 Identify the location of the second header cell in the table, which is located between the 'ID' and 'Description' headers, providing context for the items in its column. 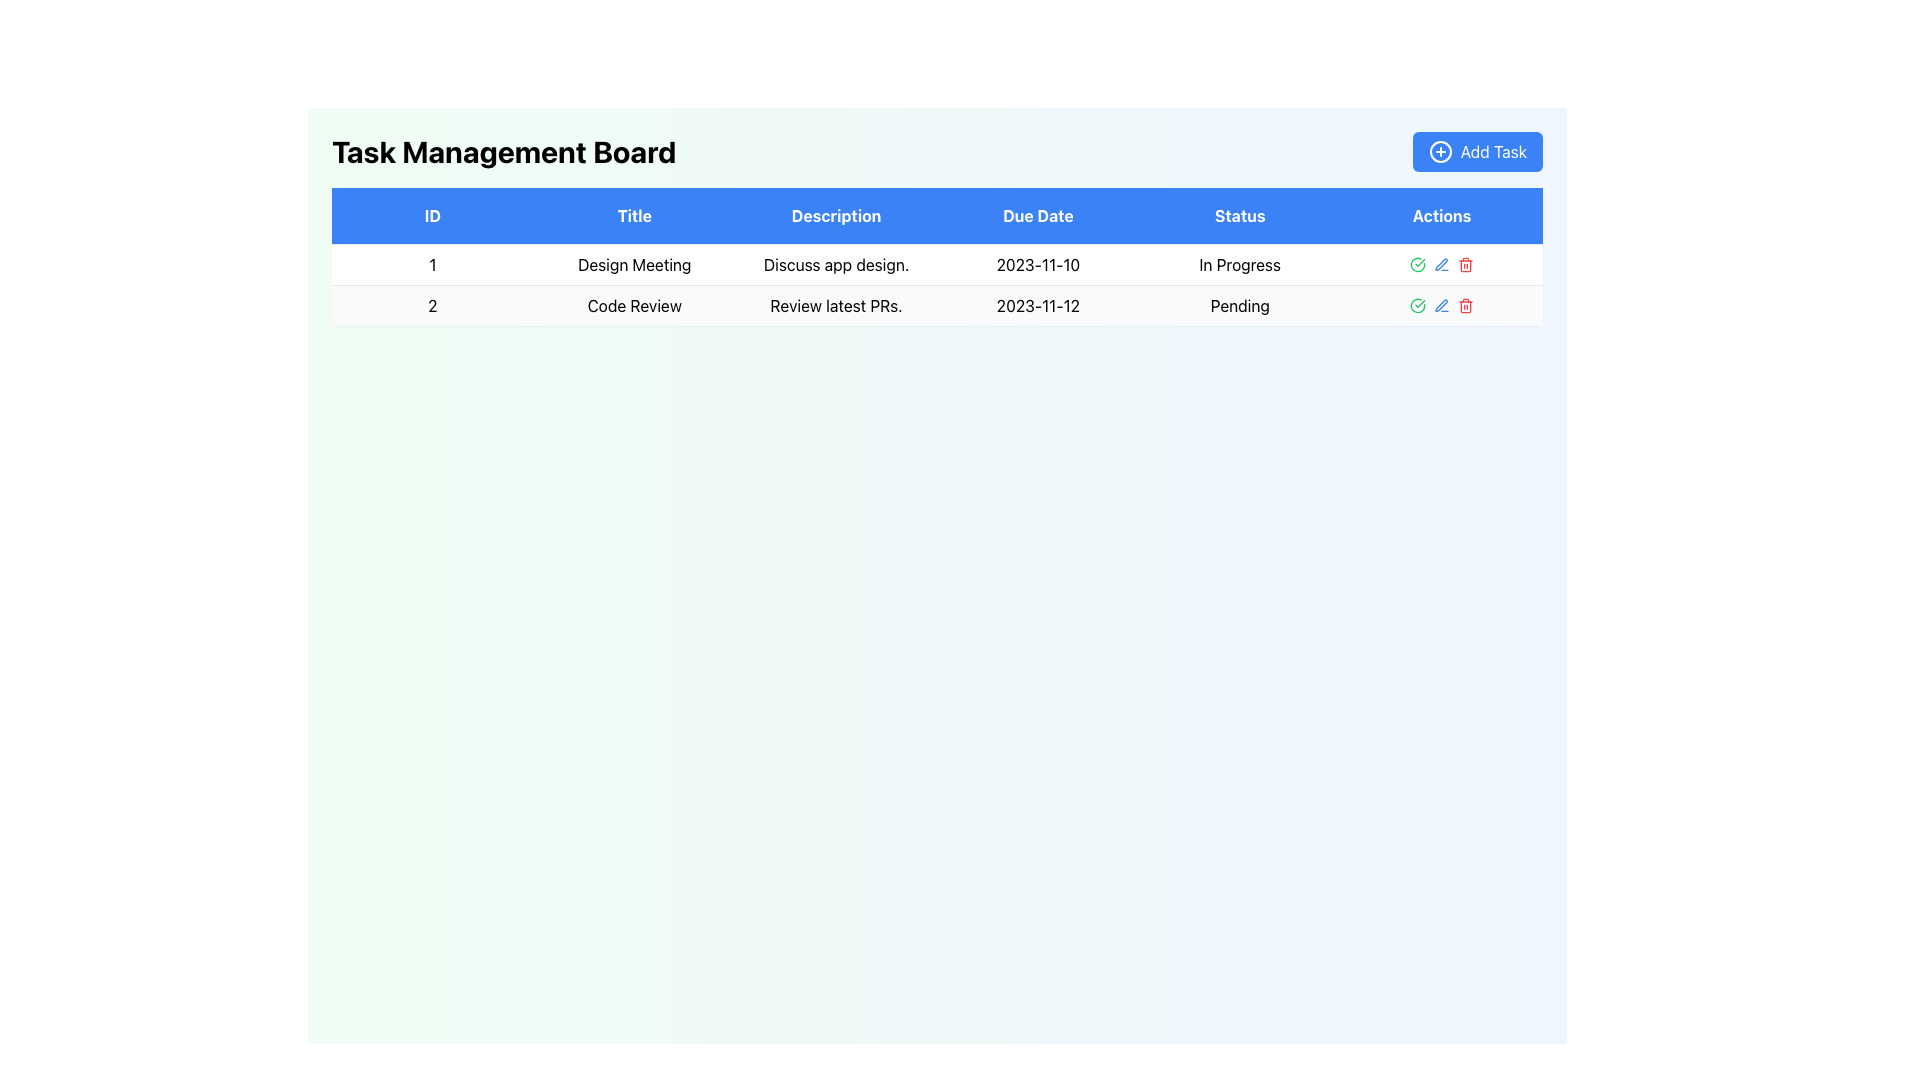
(633, 216).